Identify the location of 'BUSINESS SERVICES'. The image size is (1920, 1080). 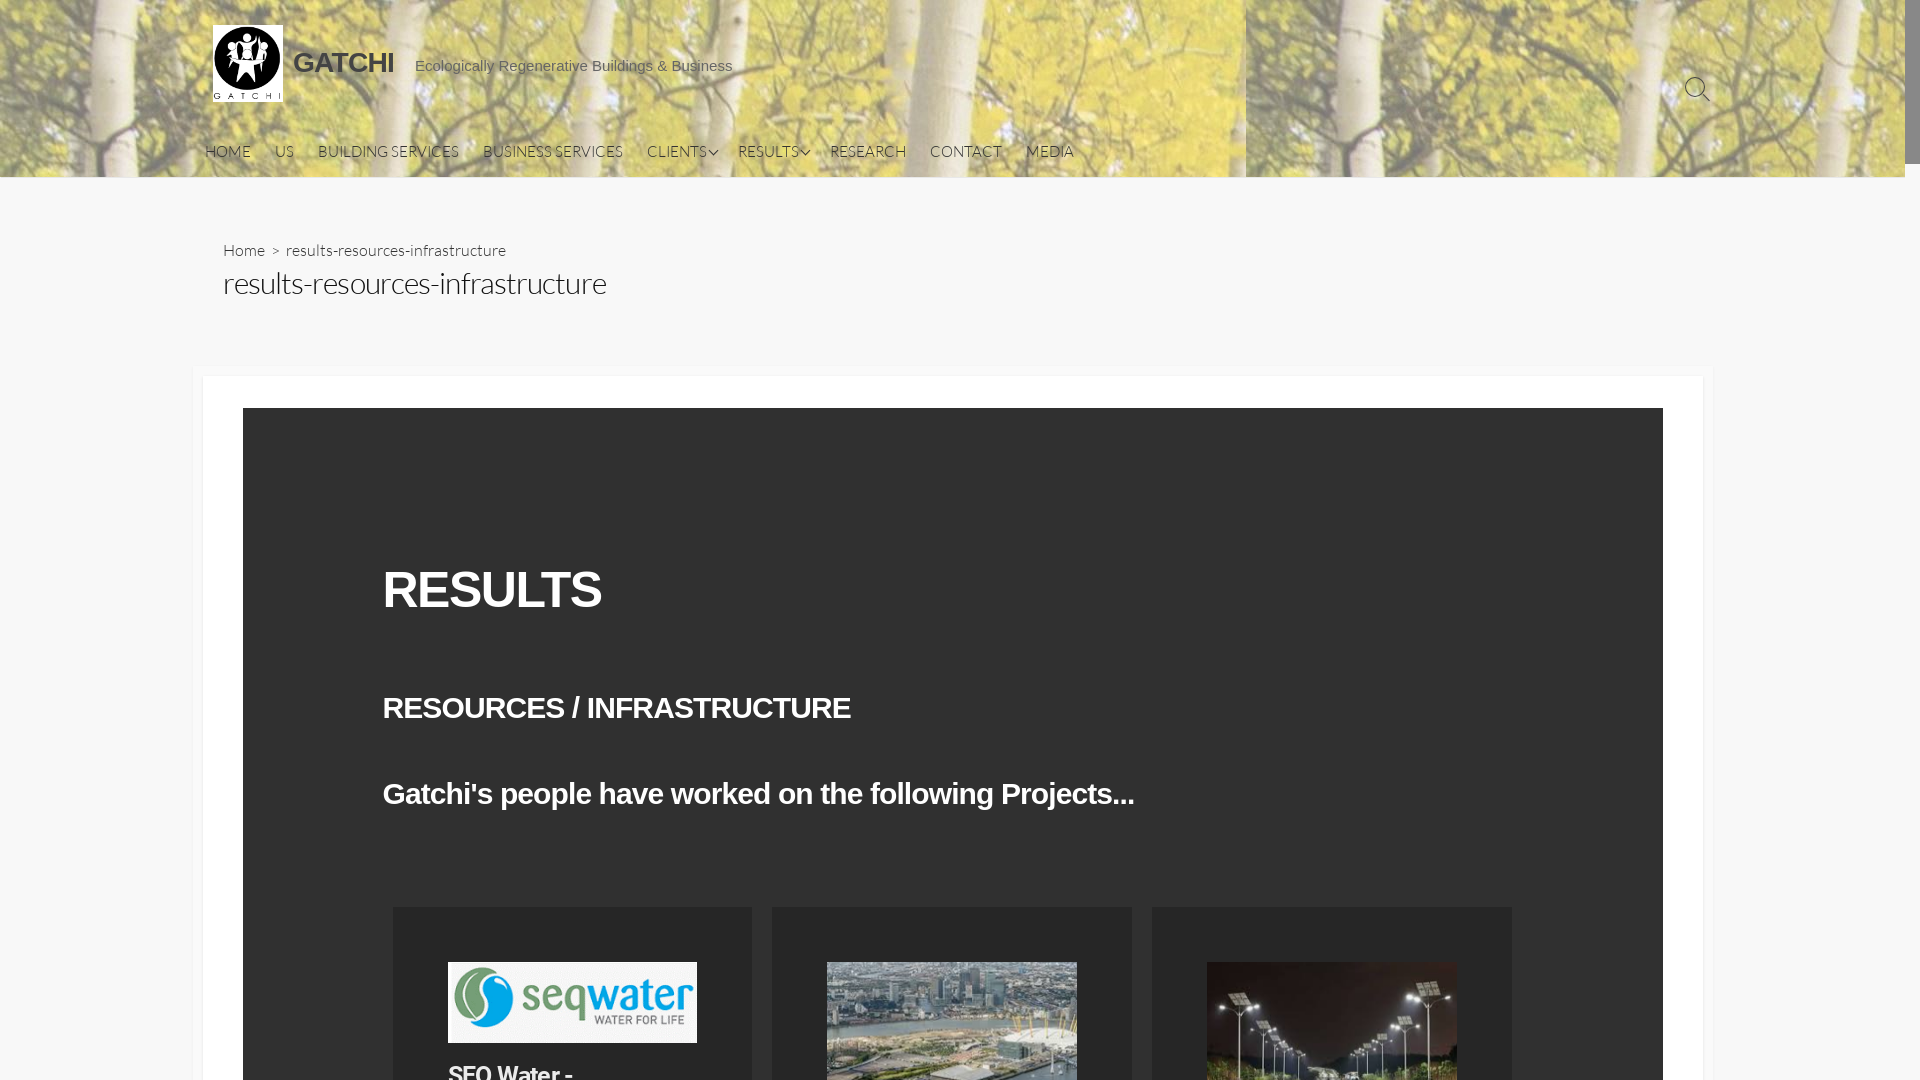
(552, 150).